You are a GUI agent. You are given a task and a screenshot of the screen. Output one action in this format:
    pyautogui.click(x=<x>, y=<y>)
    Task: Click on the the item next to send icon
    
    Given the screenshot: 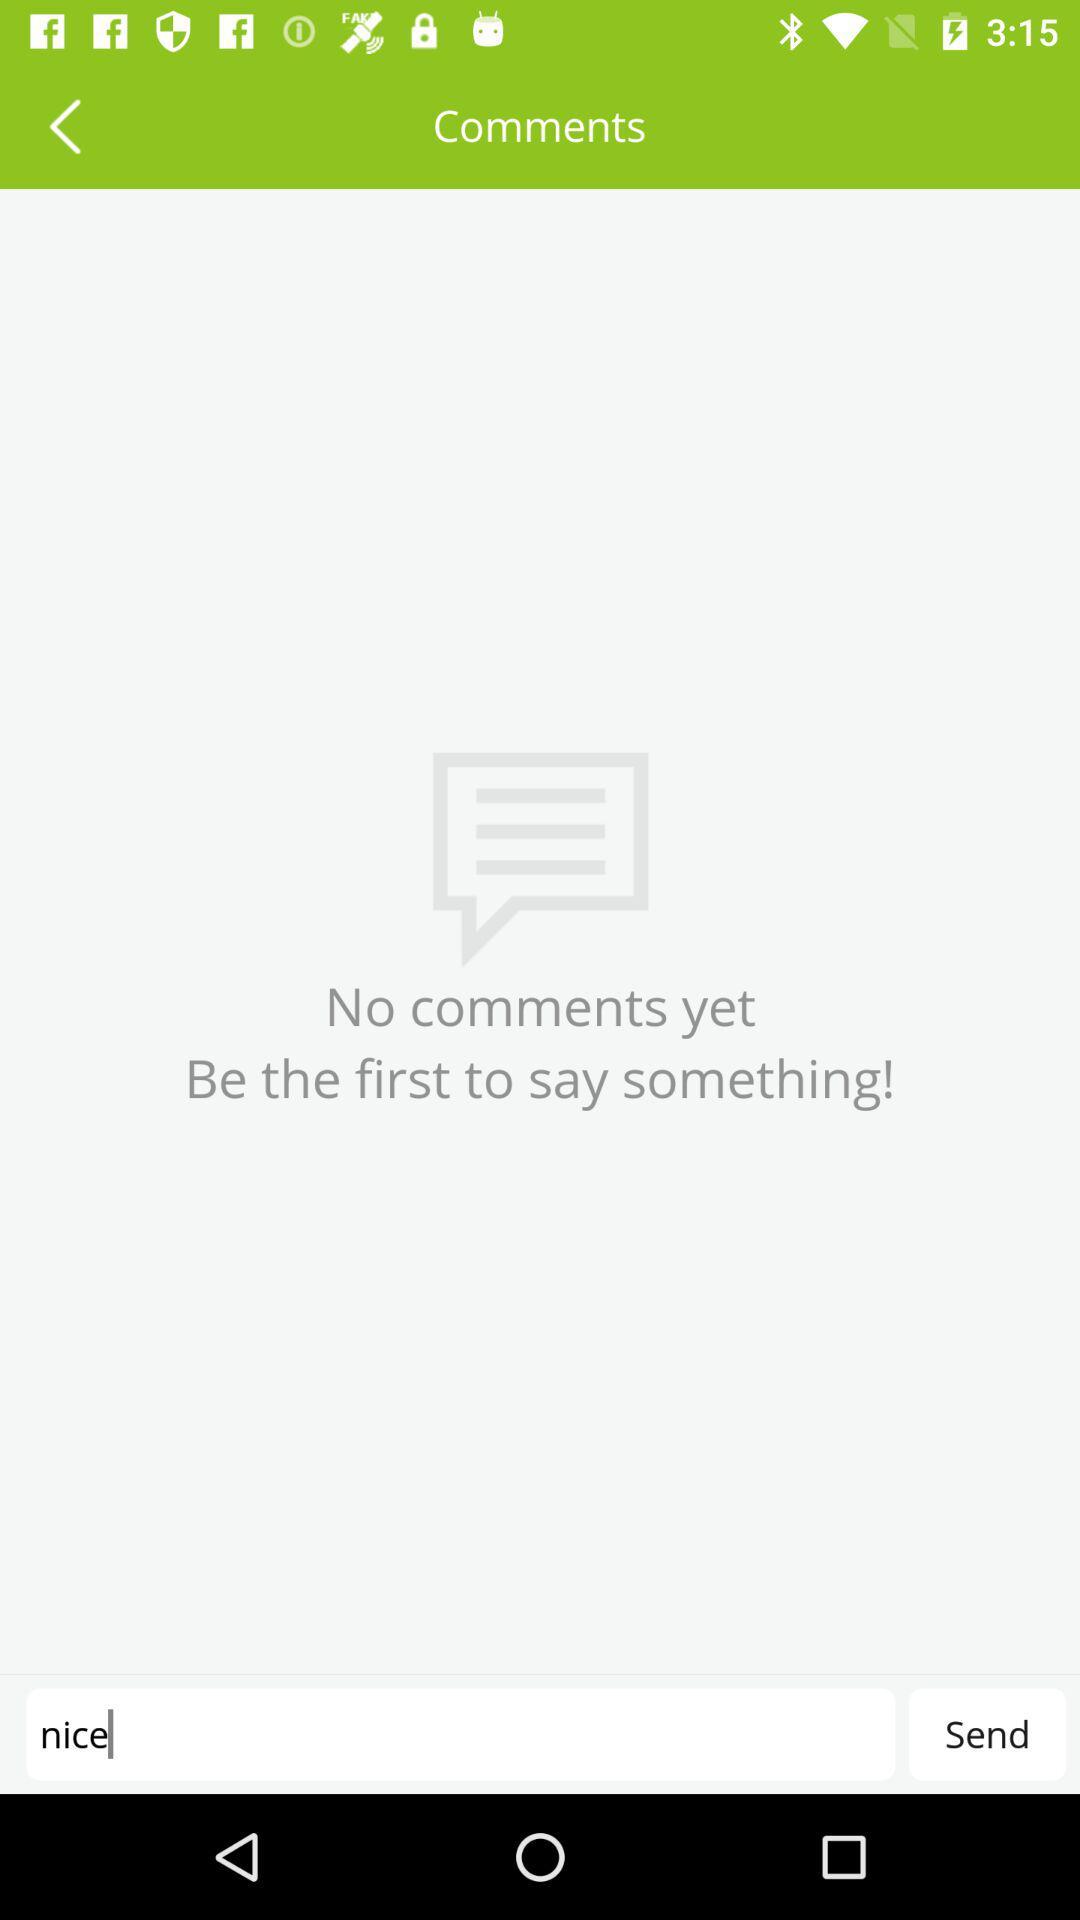 What is the action you would take?
    pyautogui.click(x=460, y=1733)
    